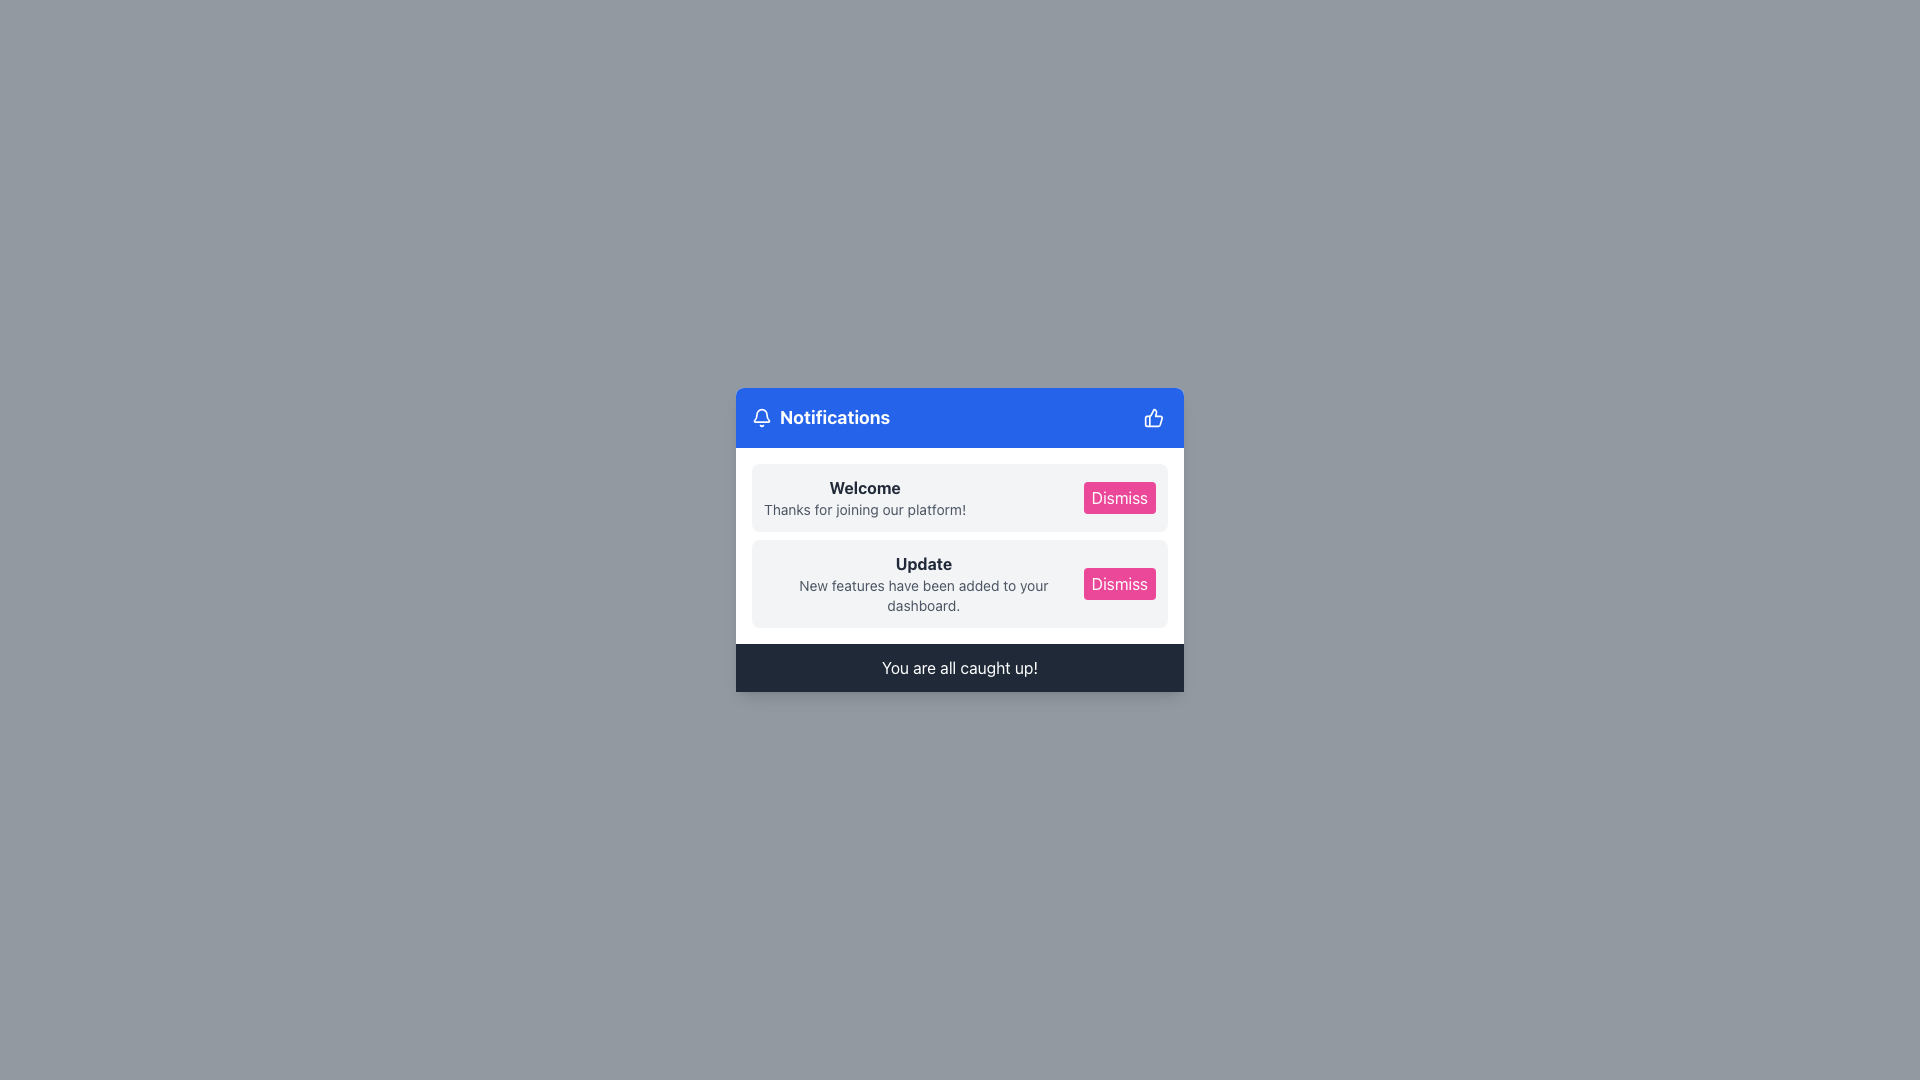  Describe the element at coordinates (865, 508) in the screenshot. I see `the text block that says 'Thanks for joining our platform!' which is located beneath the bold 'Welcome' text in the notification card` at that location.